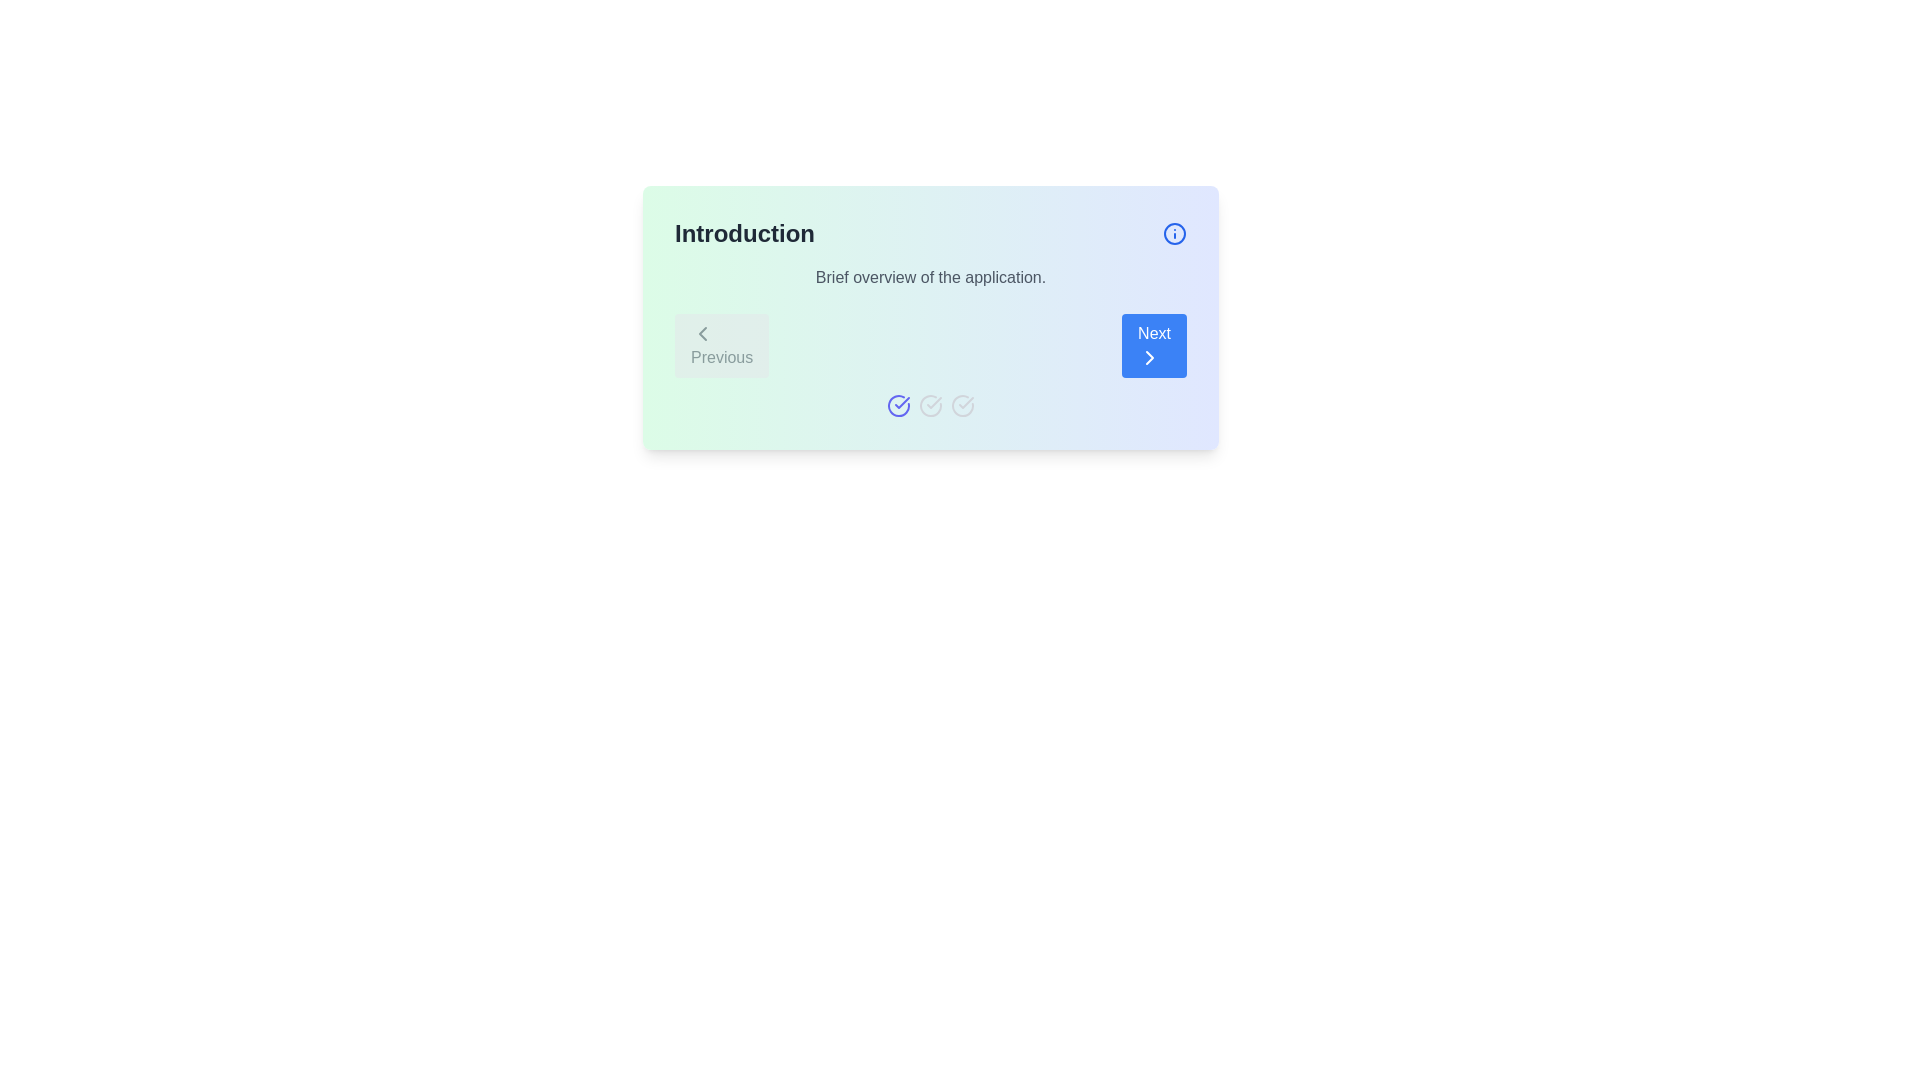 This screenshot has height=1080, width=1920. What do you see at coordinates (702, 333) in the screenshot?
I see `the left-pointing chevron icon contained within the 'Previous' button, located in the bottom-left section of the 'Introduction' card-like layout` at bounding box center [702, 333].